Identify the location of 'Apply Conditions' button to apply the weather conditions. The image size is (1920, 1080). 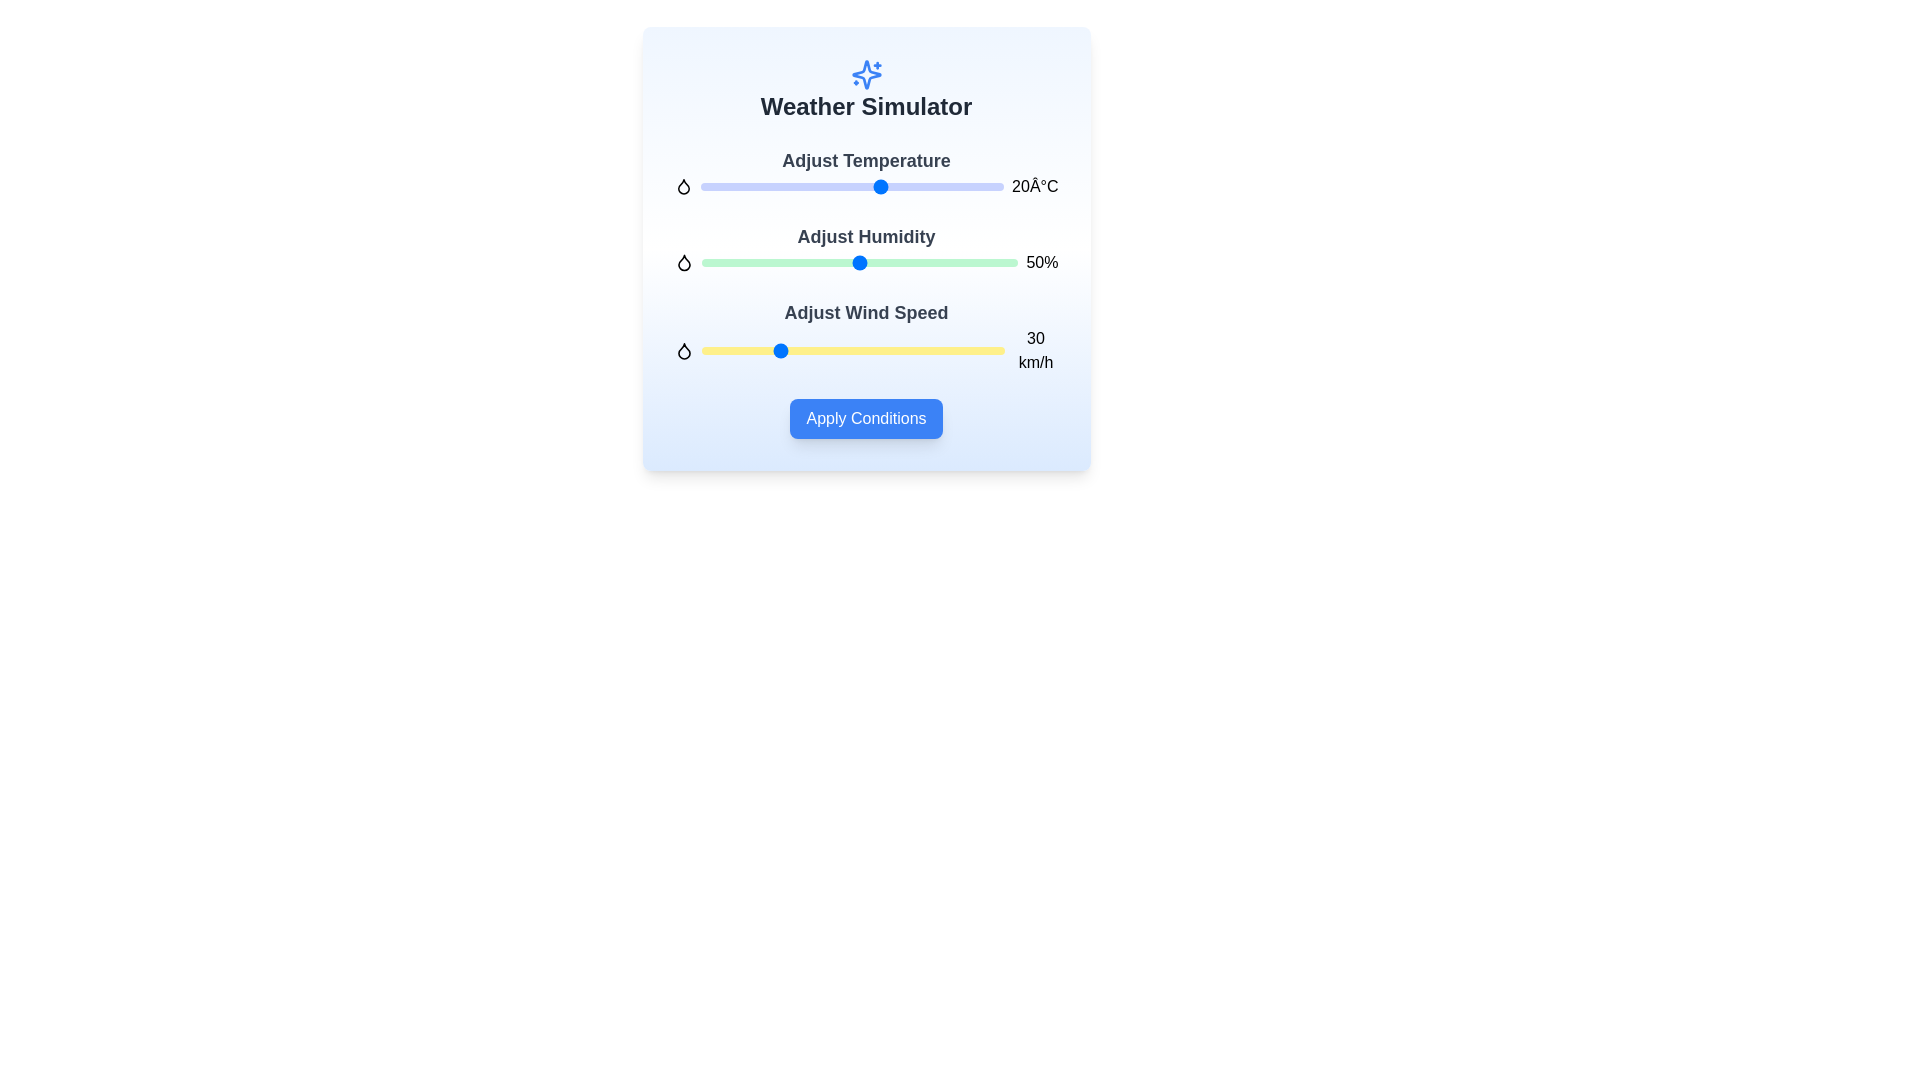
(866, 418).